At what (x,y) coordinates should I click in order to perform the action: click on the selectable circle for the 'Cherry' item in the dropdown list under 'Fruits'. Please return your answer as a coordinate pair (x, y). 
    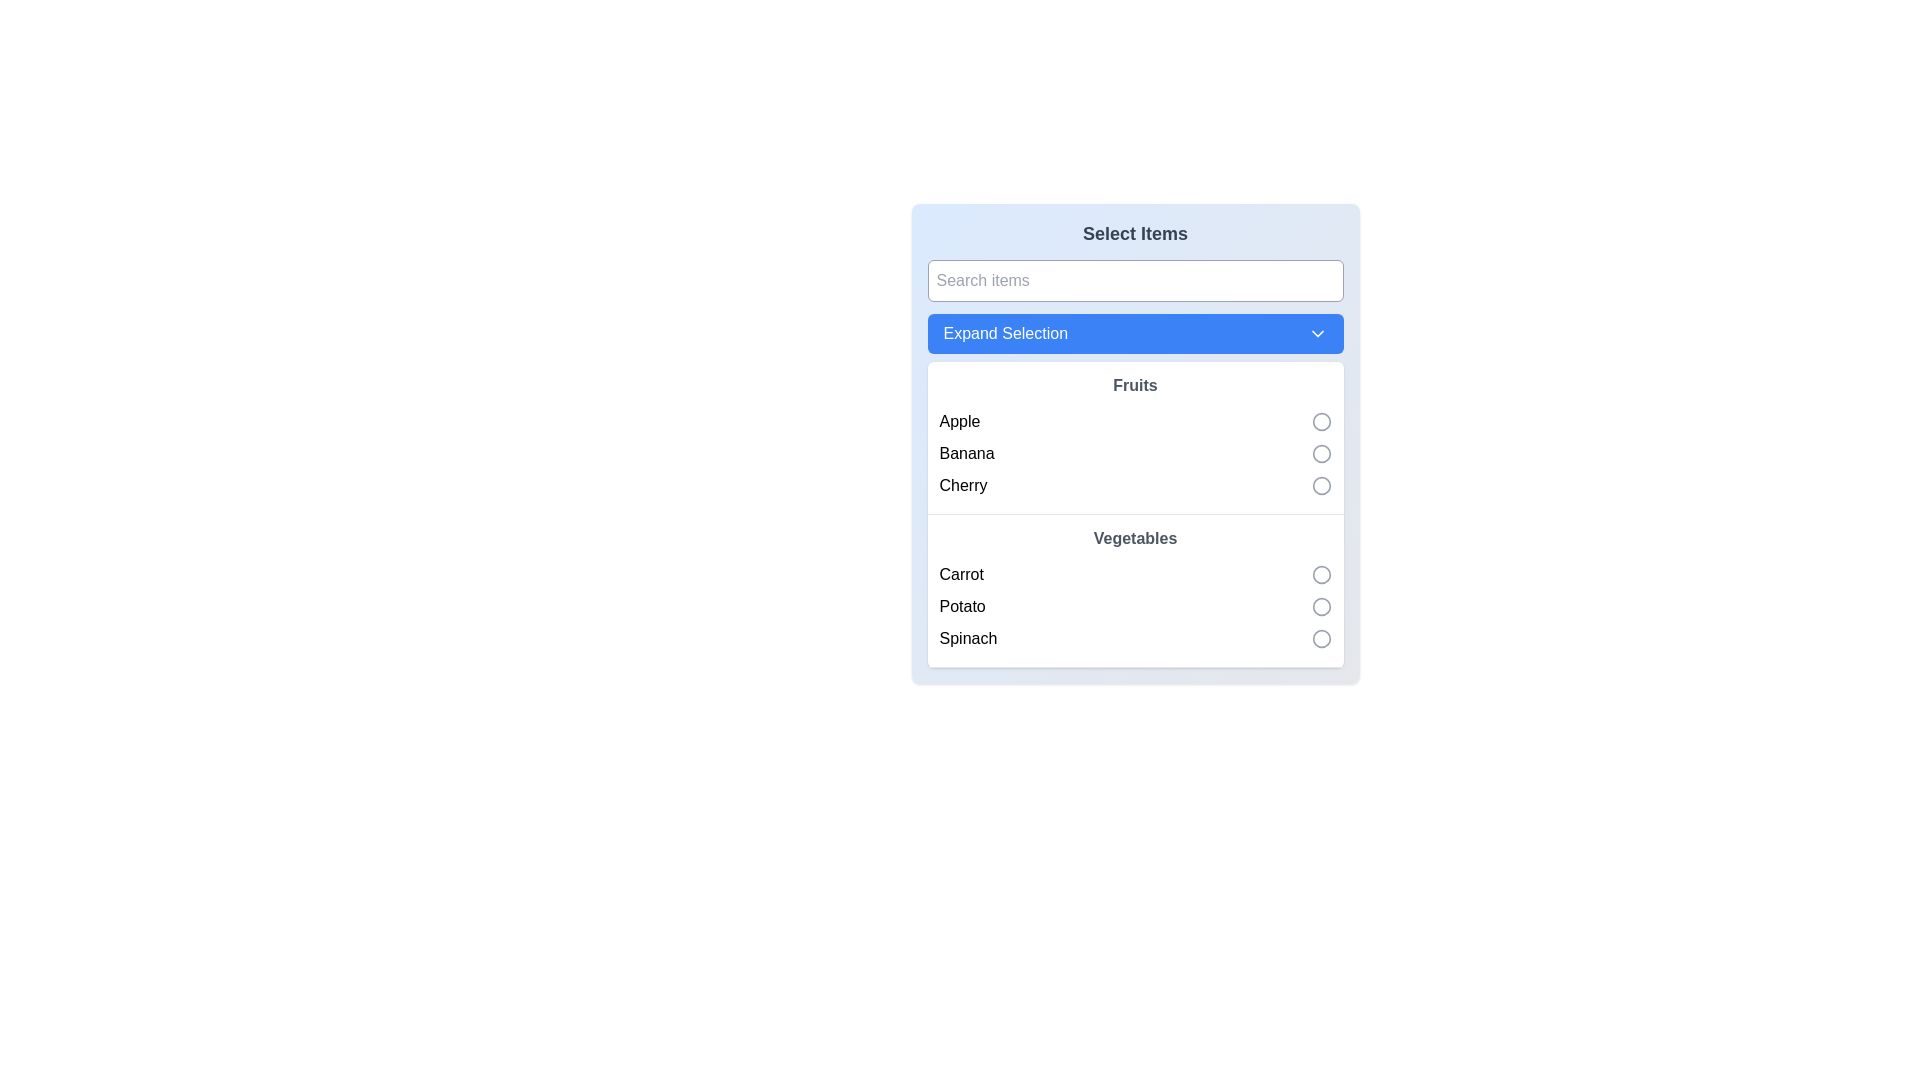
    Looking at the image, I should click on (1135, 486).